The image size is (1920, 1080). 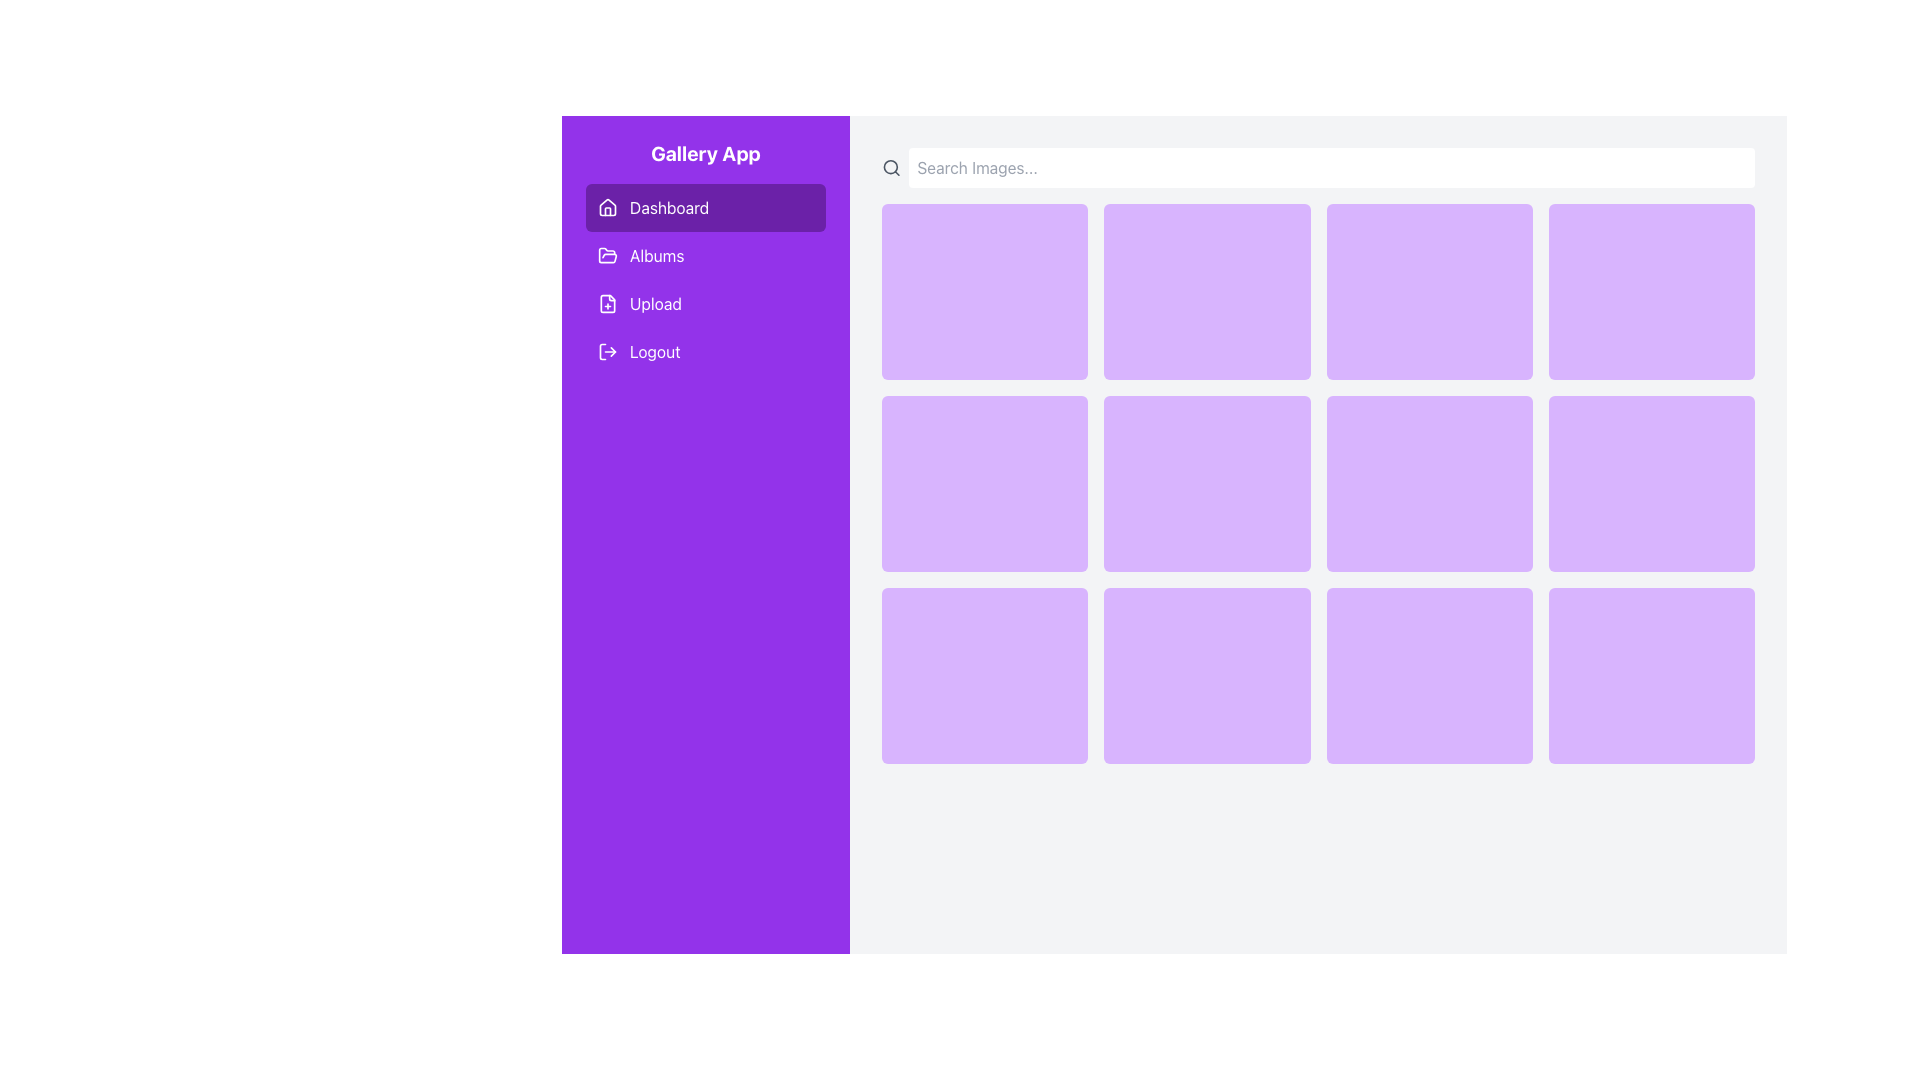 What do you see at coordinates (1428, 292) in the screenshot?
I see `the third box in the first row of a 4x4 grid layout, positioned on the right side of the interface, below the search bar to observe the color transition` at bounding box center [1428, 292].